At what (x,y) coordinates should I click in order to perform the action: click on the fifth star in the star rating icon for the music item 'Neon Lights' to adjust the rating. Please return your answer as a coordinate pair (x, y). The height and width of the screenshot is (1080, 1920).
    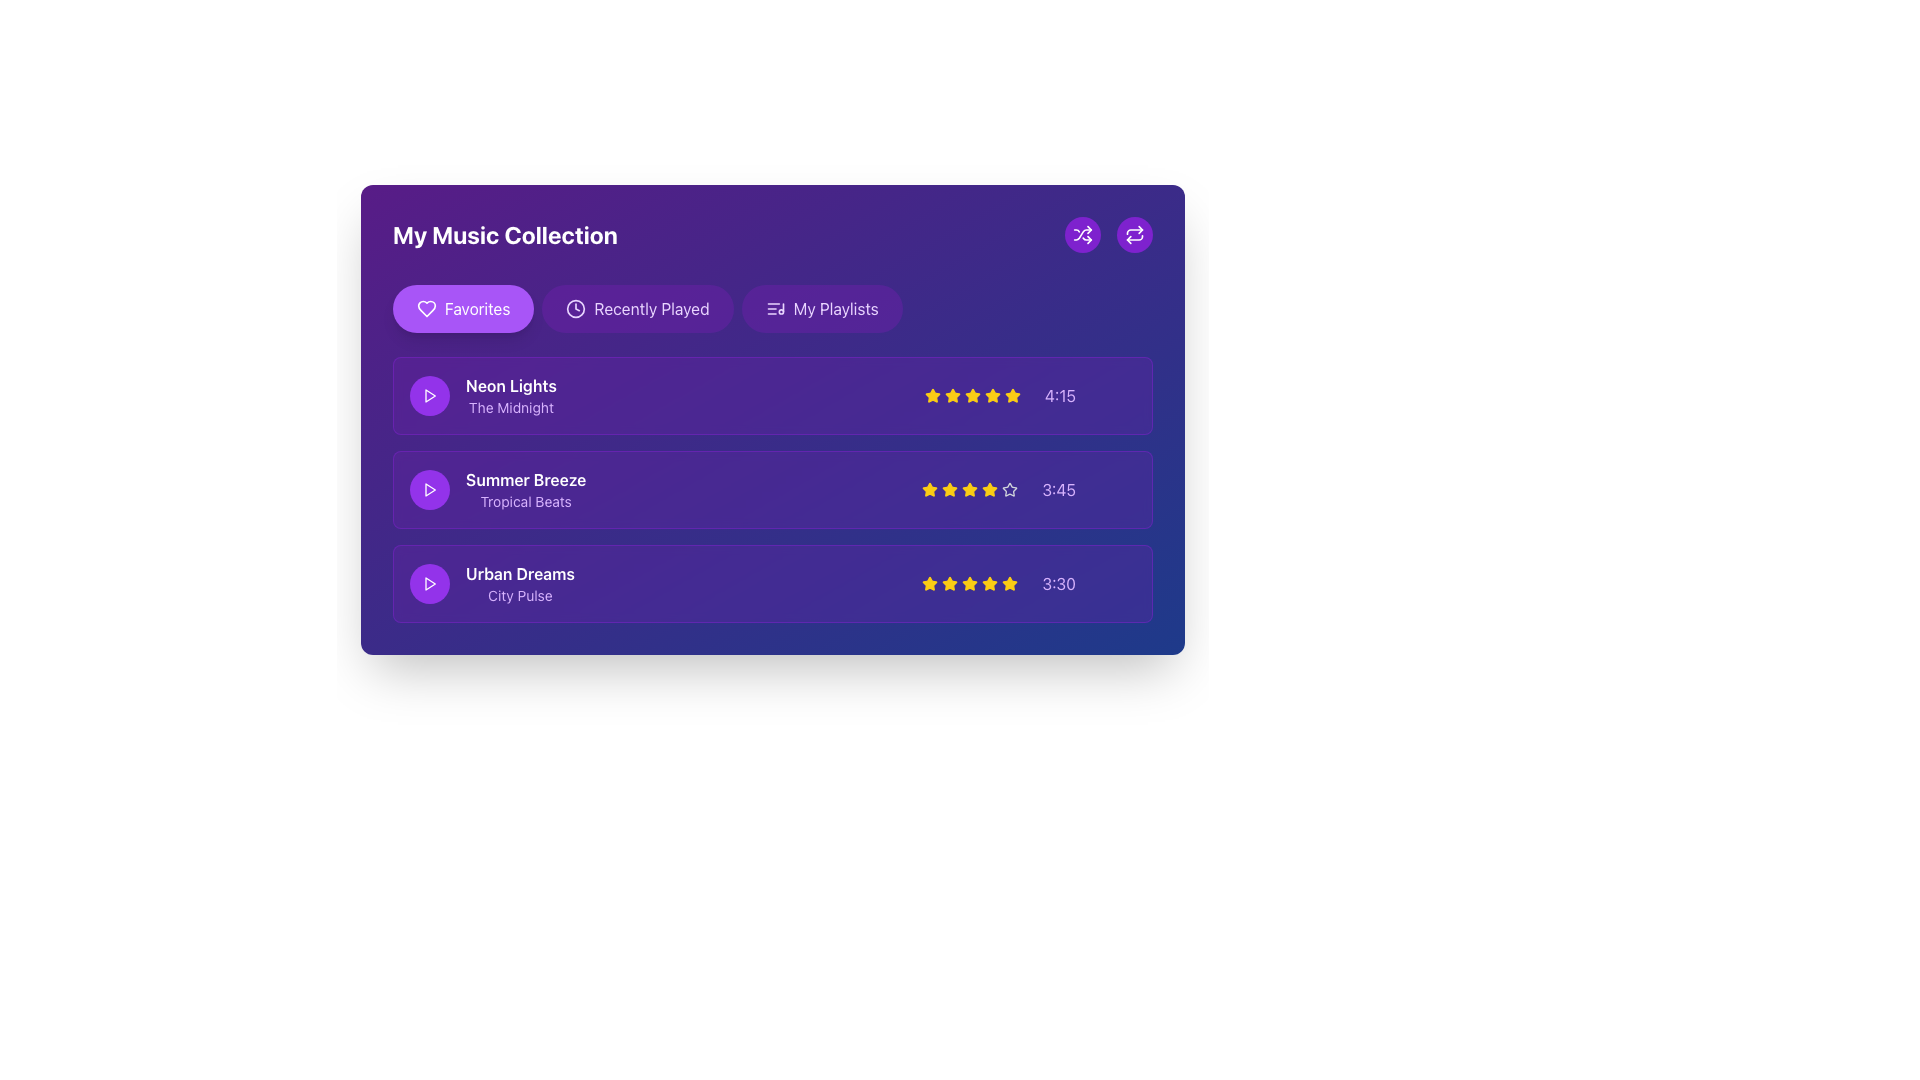
    Looking at the image, I should click on (972, 396).